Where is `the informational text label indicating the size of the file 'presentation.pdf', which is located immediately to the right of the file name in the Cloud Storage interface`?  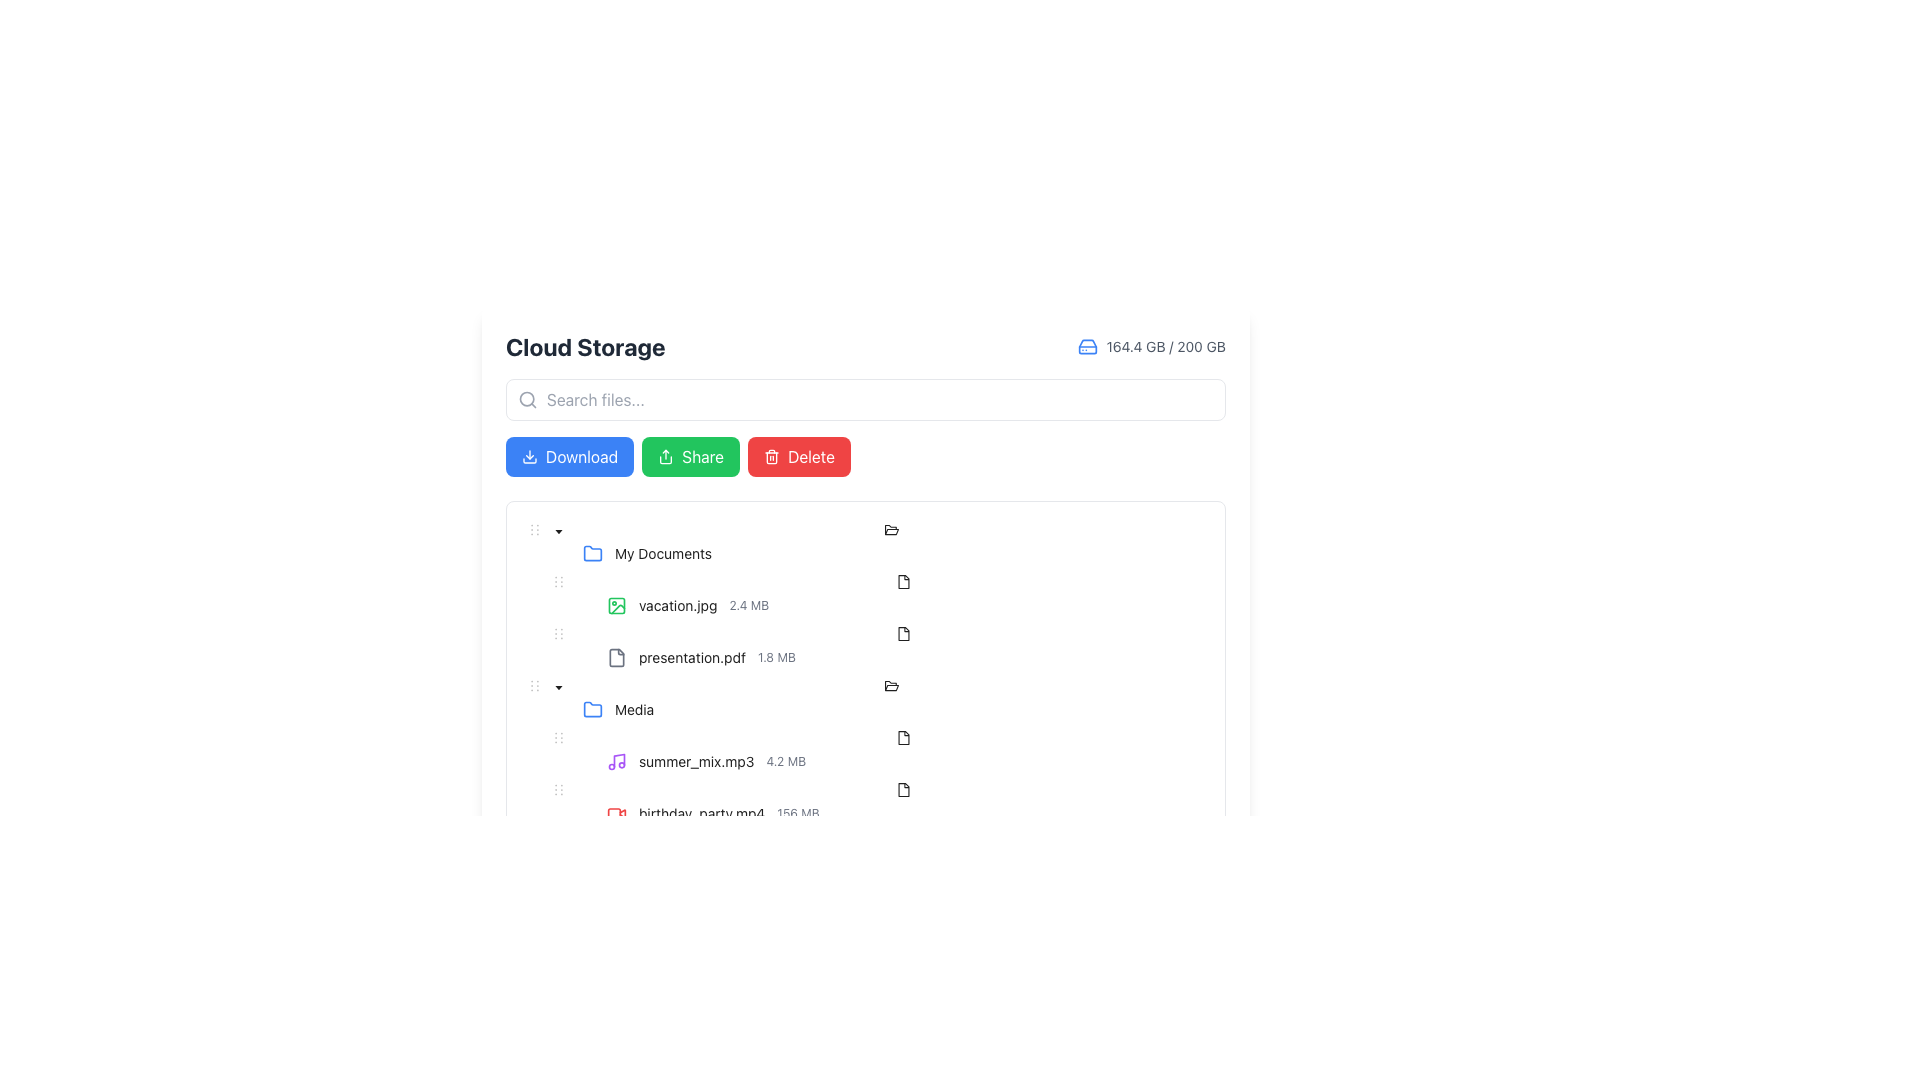 the informational text label indicating the size of the file 'presentation.pdf', which is located immediately to the right of the file name in the Cloud Storage interface is located at coordinates (775, 658).